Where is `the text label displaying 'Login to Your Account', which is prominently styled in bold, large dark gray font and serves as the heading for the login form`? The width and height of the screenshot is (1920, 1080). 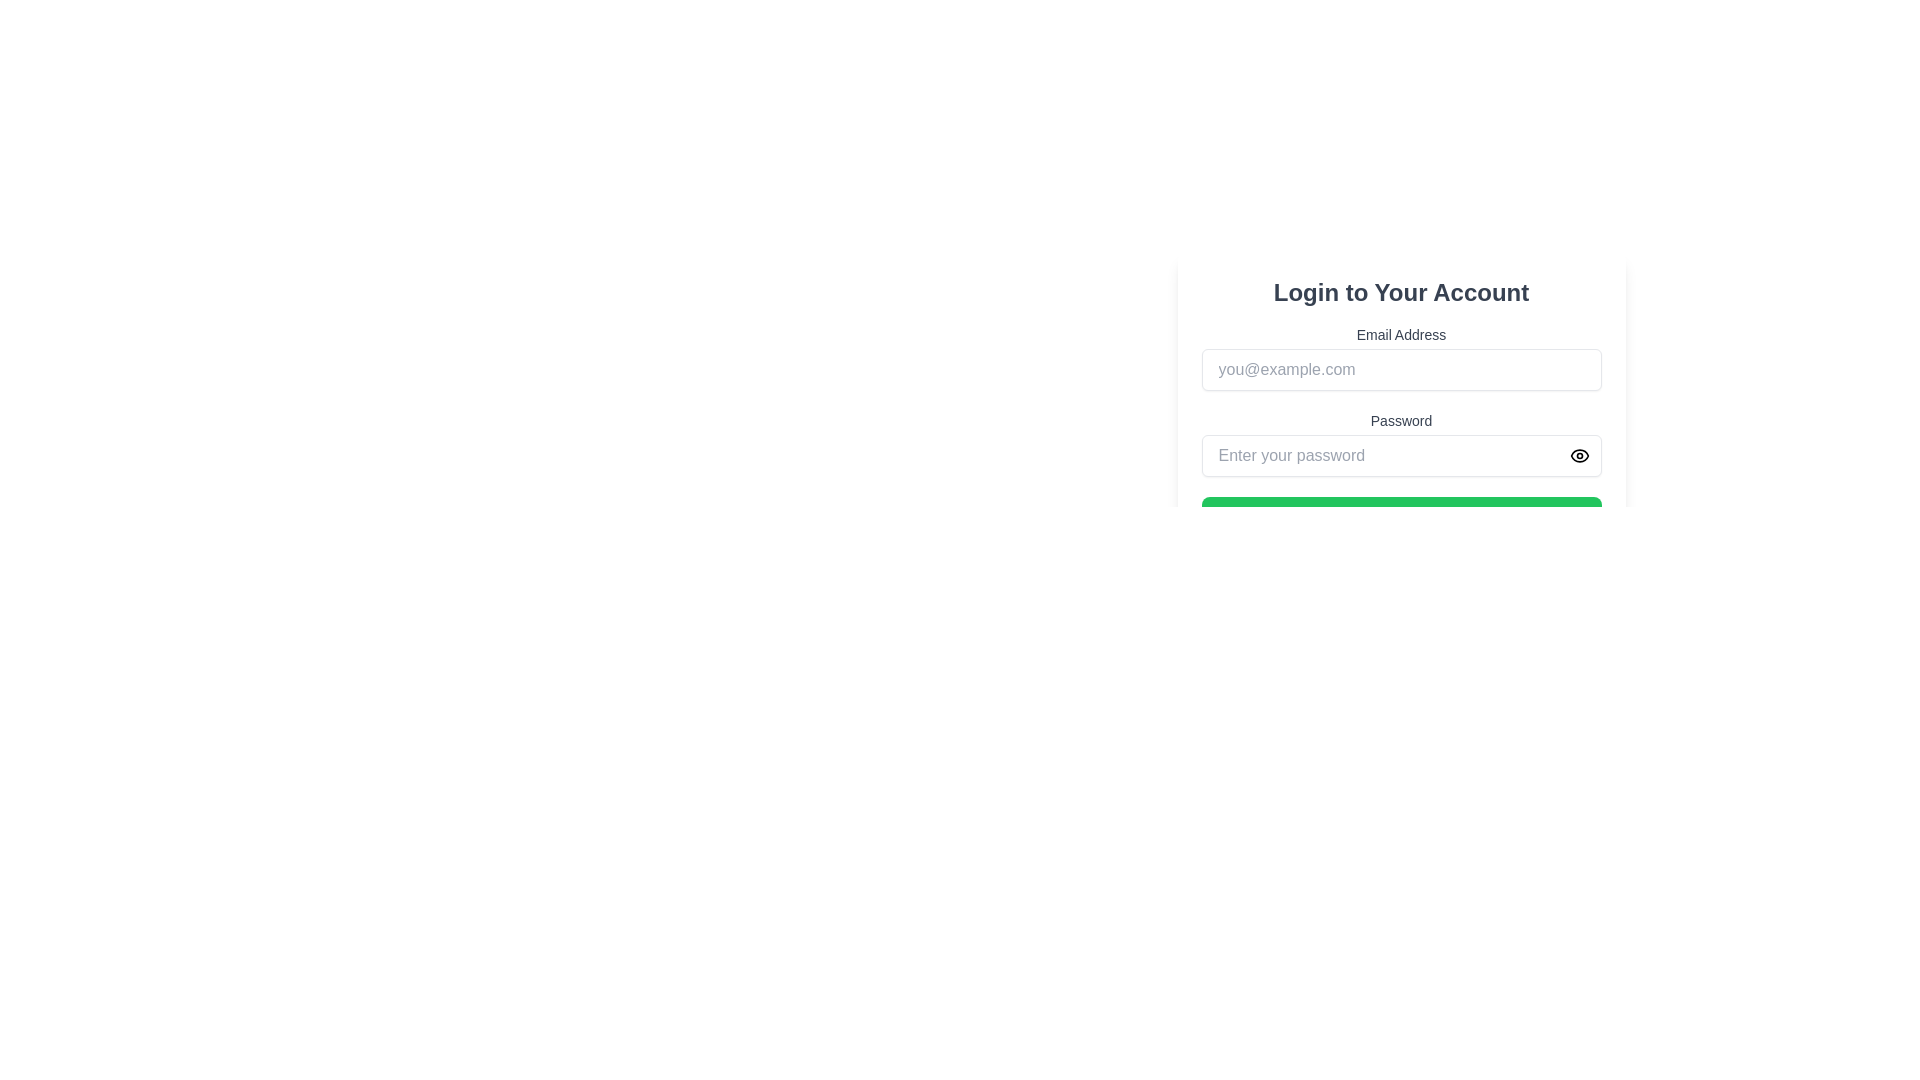
the text label displaying 'Login to Your Account', which is prominently styled in bold, large dark gray font and serves as the heading for the login form is located at coordinates (1400, 293).